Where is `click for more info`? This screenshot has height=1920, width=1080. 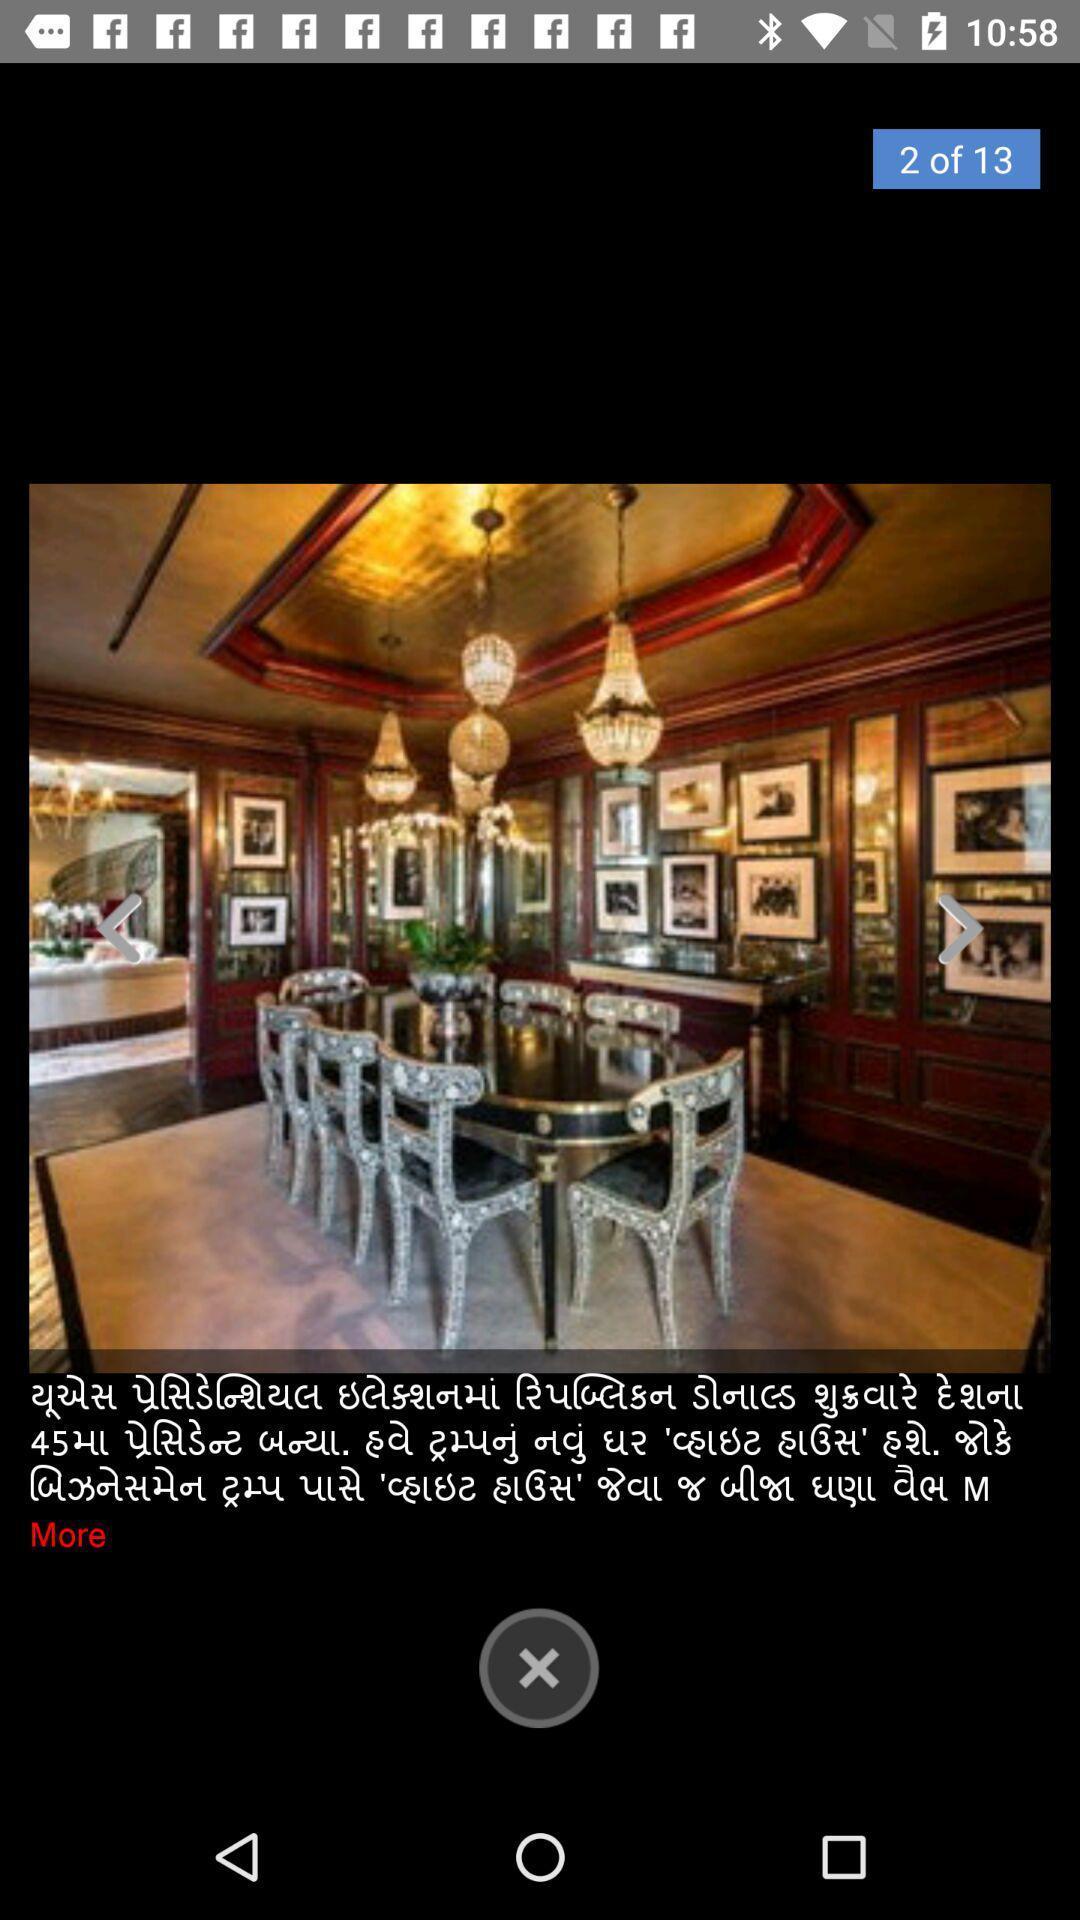 click for more info is located at coordinates (540, 927).